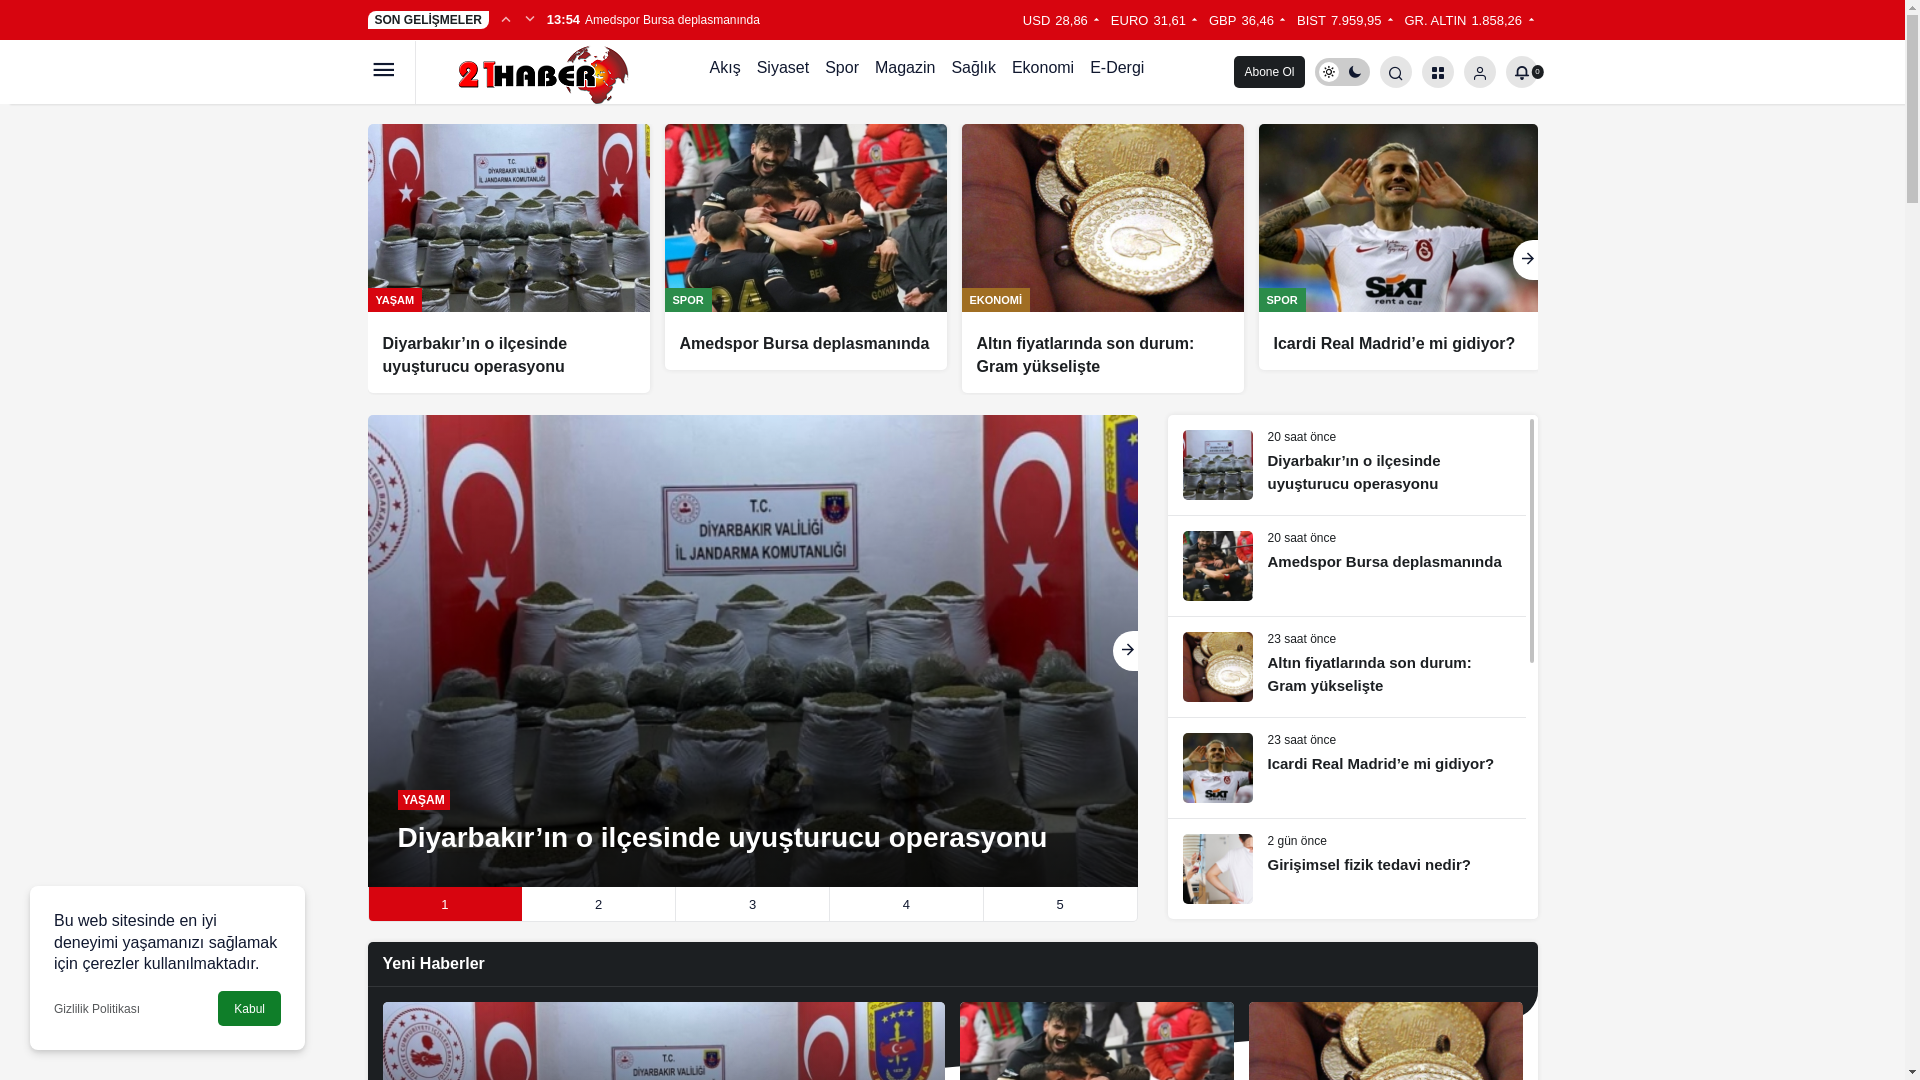  I want to click on 'Kabul', so click(217, 1008).